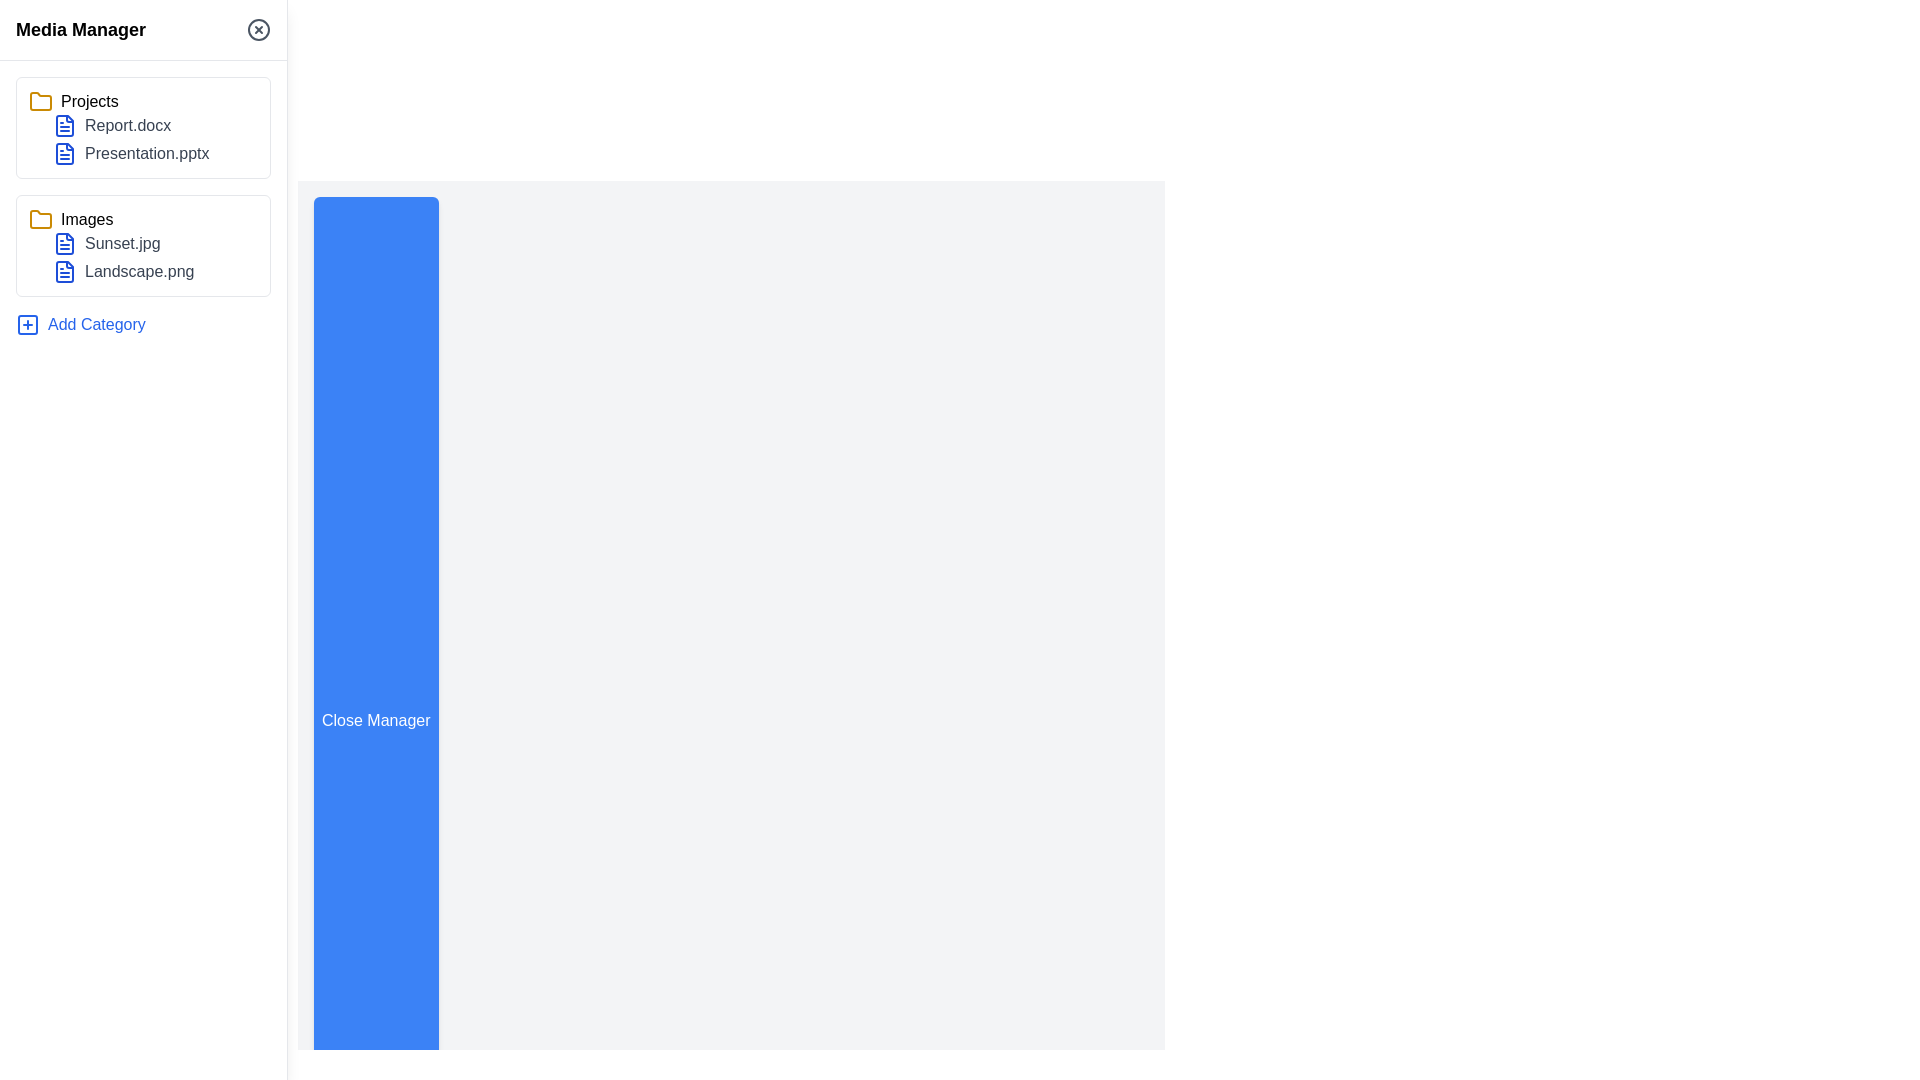 The height and width of the screenshot is (1080, 1920). What do you see at coordinates (65, 126) in the screenshot?
I see `the document icon located in the left sidebar of the interface, which features a rectangular body with a folded-over top-right corner, if it is interactive in some scenarios` at bounding box center [65, 126].